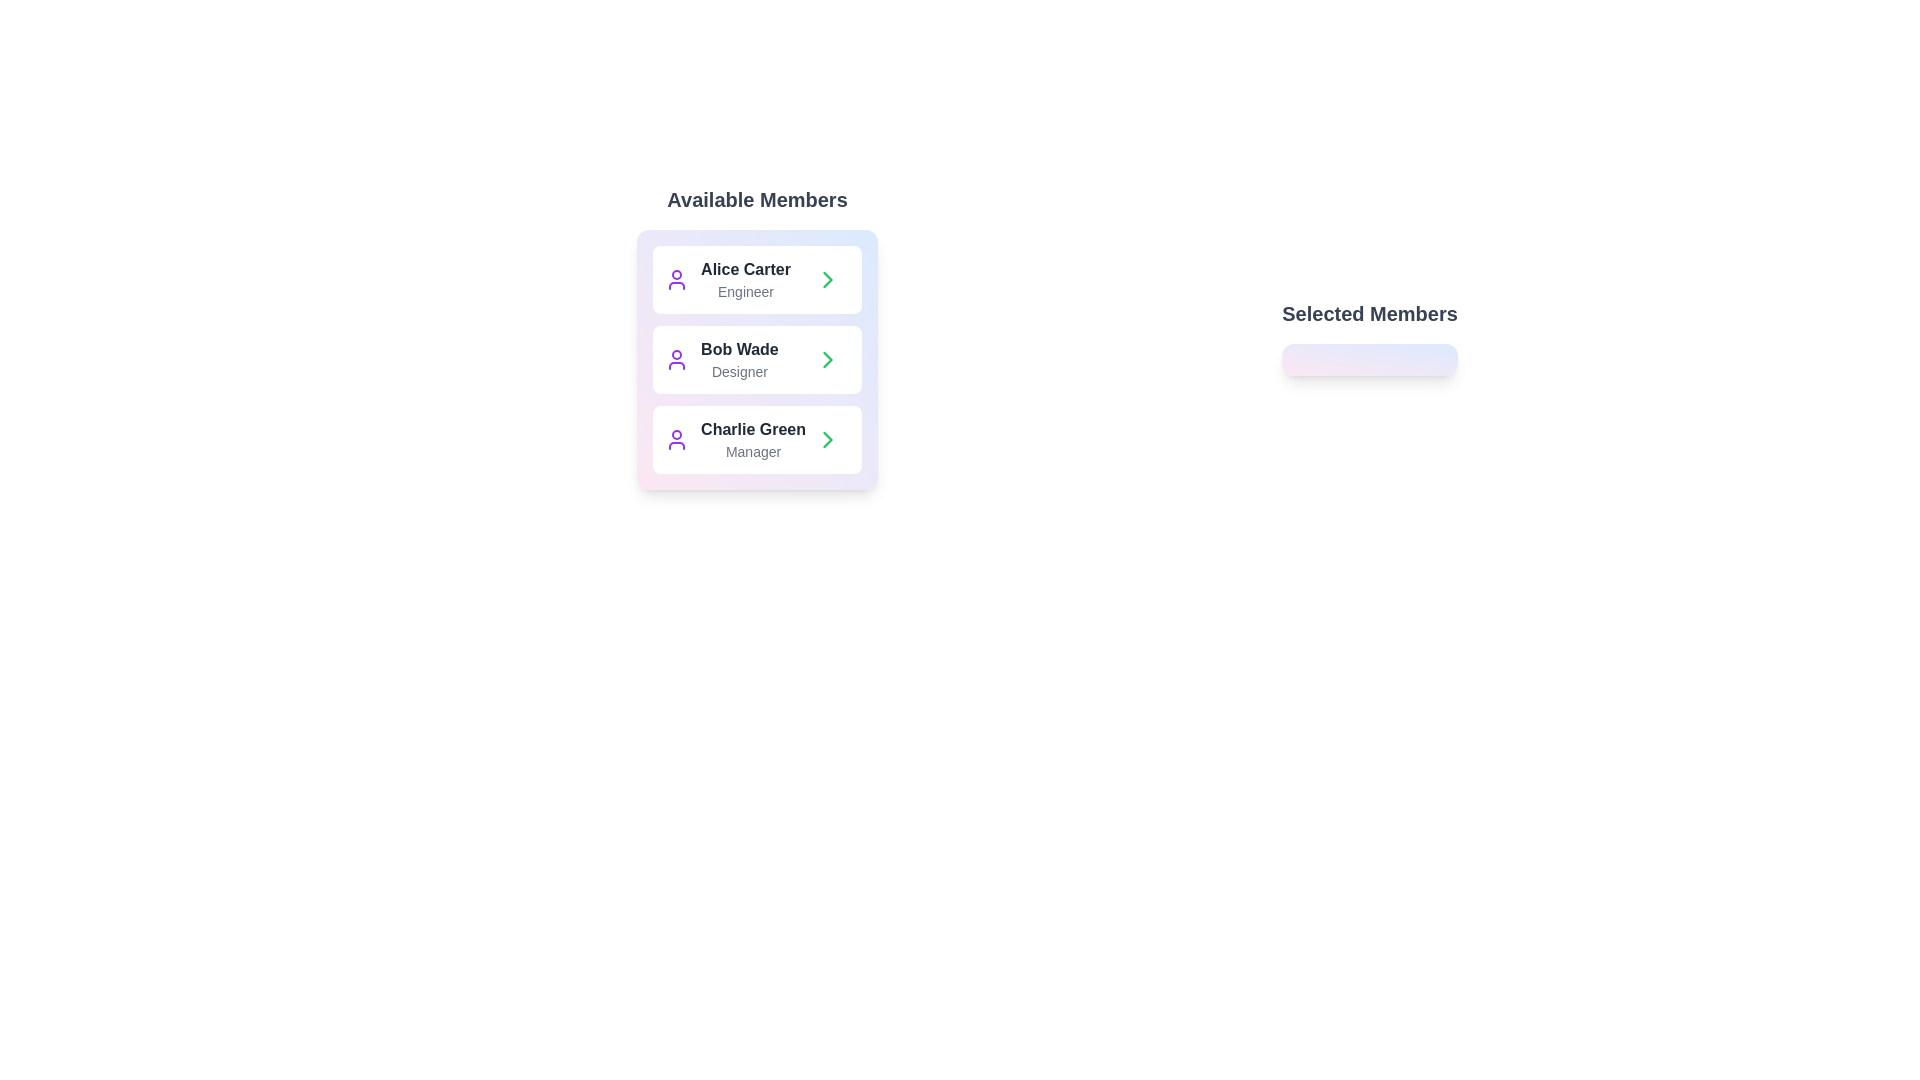  What do you see at coordinates (828, 280) in the screenshot?
I see `green arrow button corresponding to the member Alice Carter to move them to the selected list` at bounding box center [828, 280].